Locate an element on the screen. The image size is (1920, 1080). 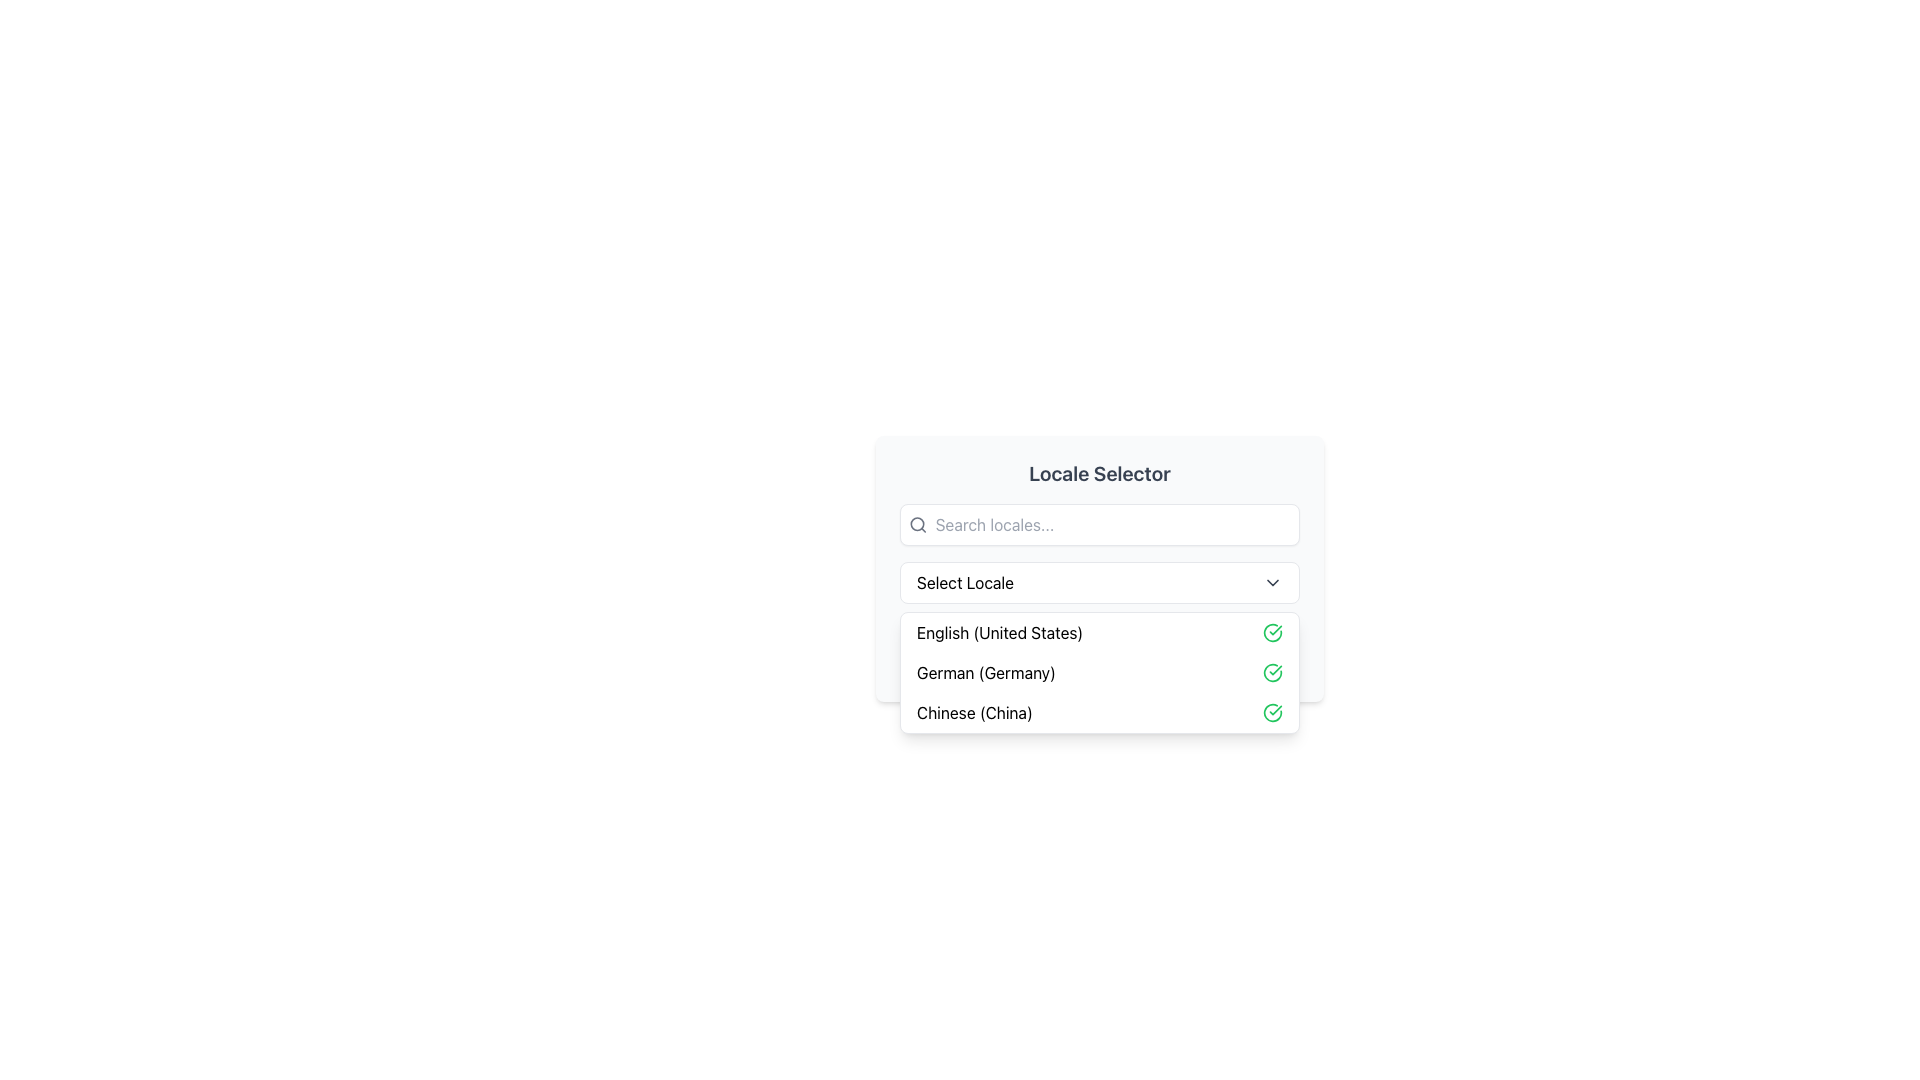
the circular part of the magnifying glass icon located to the left of the 'Search locales...' input field in the locale selector dialog is located at coordinates (916, 523).